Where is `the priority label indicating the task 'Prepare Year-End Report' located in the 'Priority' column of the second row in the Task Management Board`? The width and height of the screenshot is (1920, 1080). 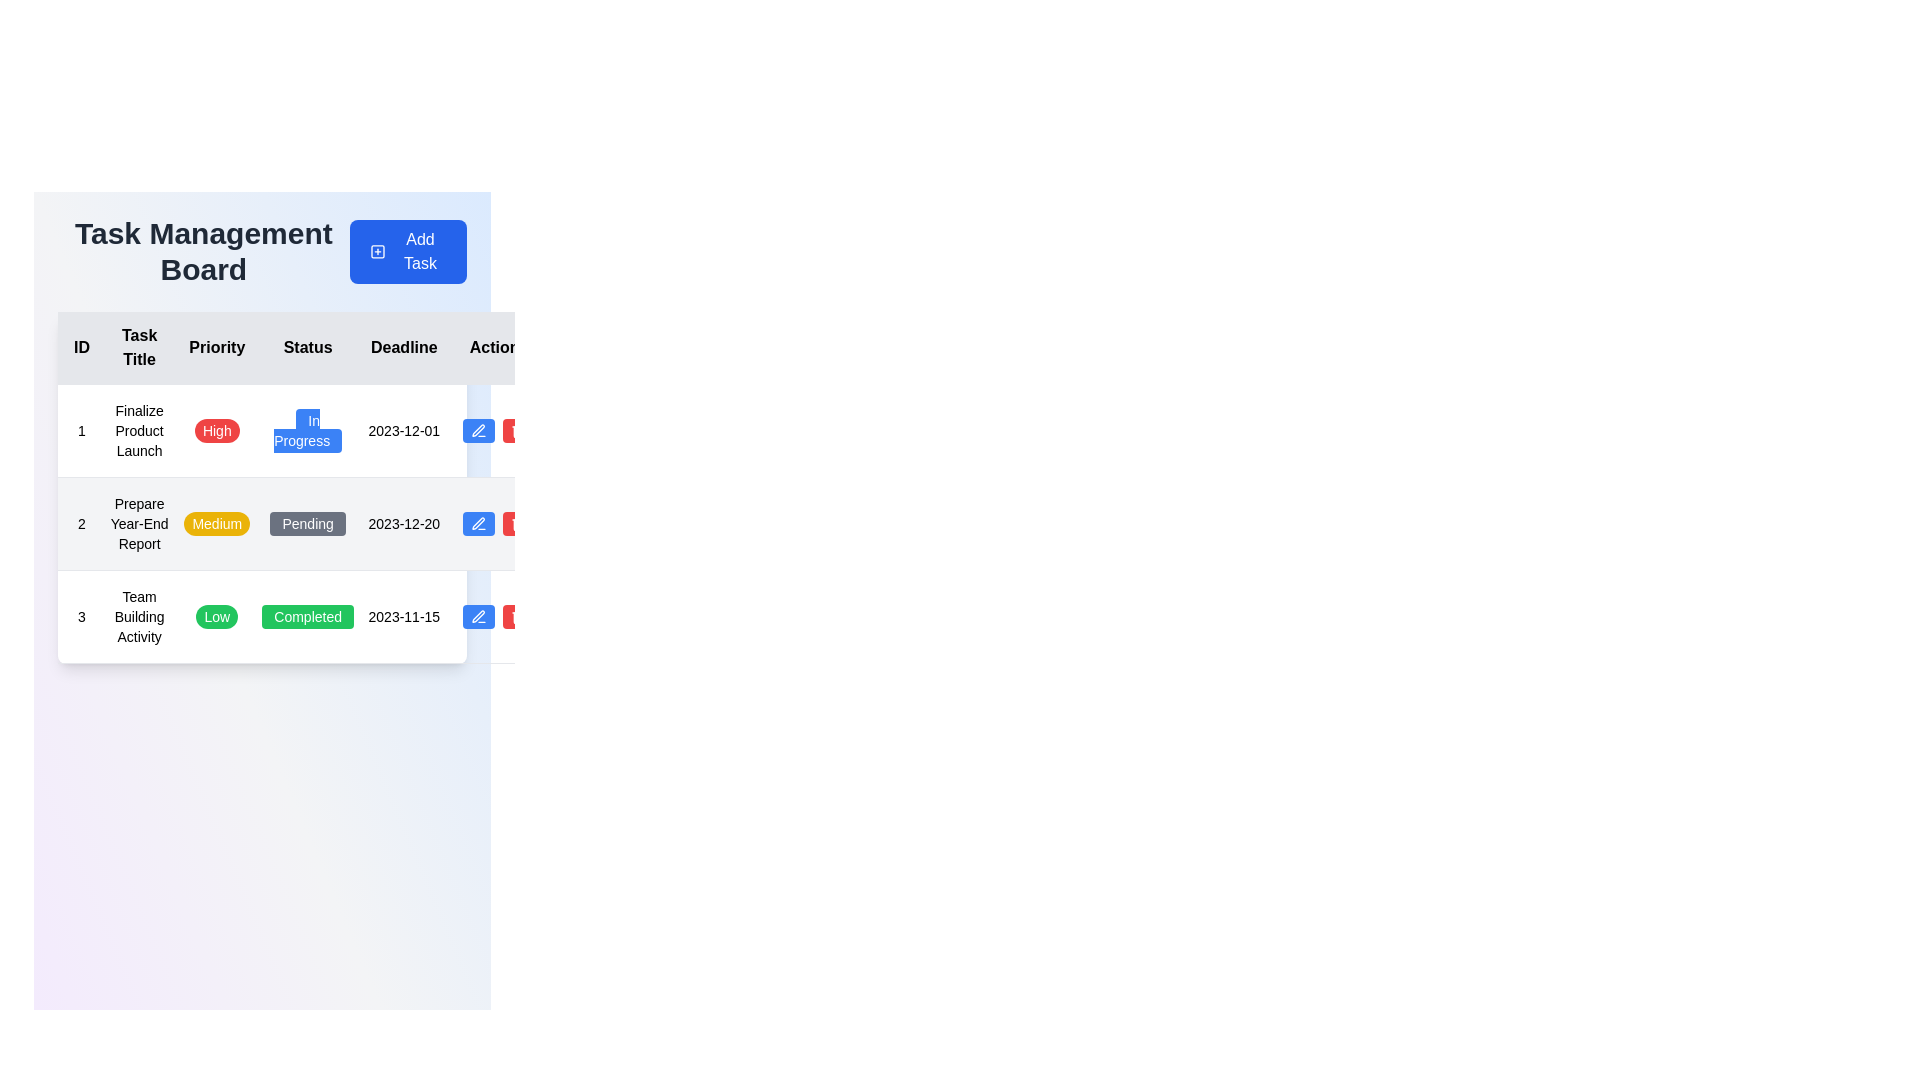
the priority label indicating the task 'Prepare Year-End Report' located in the 'Priority' column of the second row in the Task Management Board is located at coordinates (217, 523).